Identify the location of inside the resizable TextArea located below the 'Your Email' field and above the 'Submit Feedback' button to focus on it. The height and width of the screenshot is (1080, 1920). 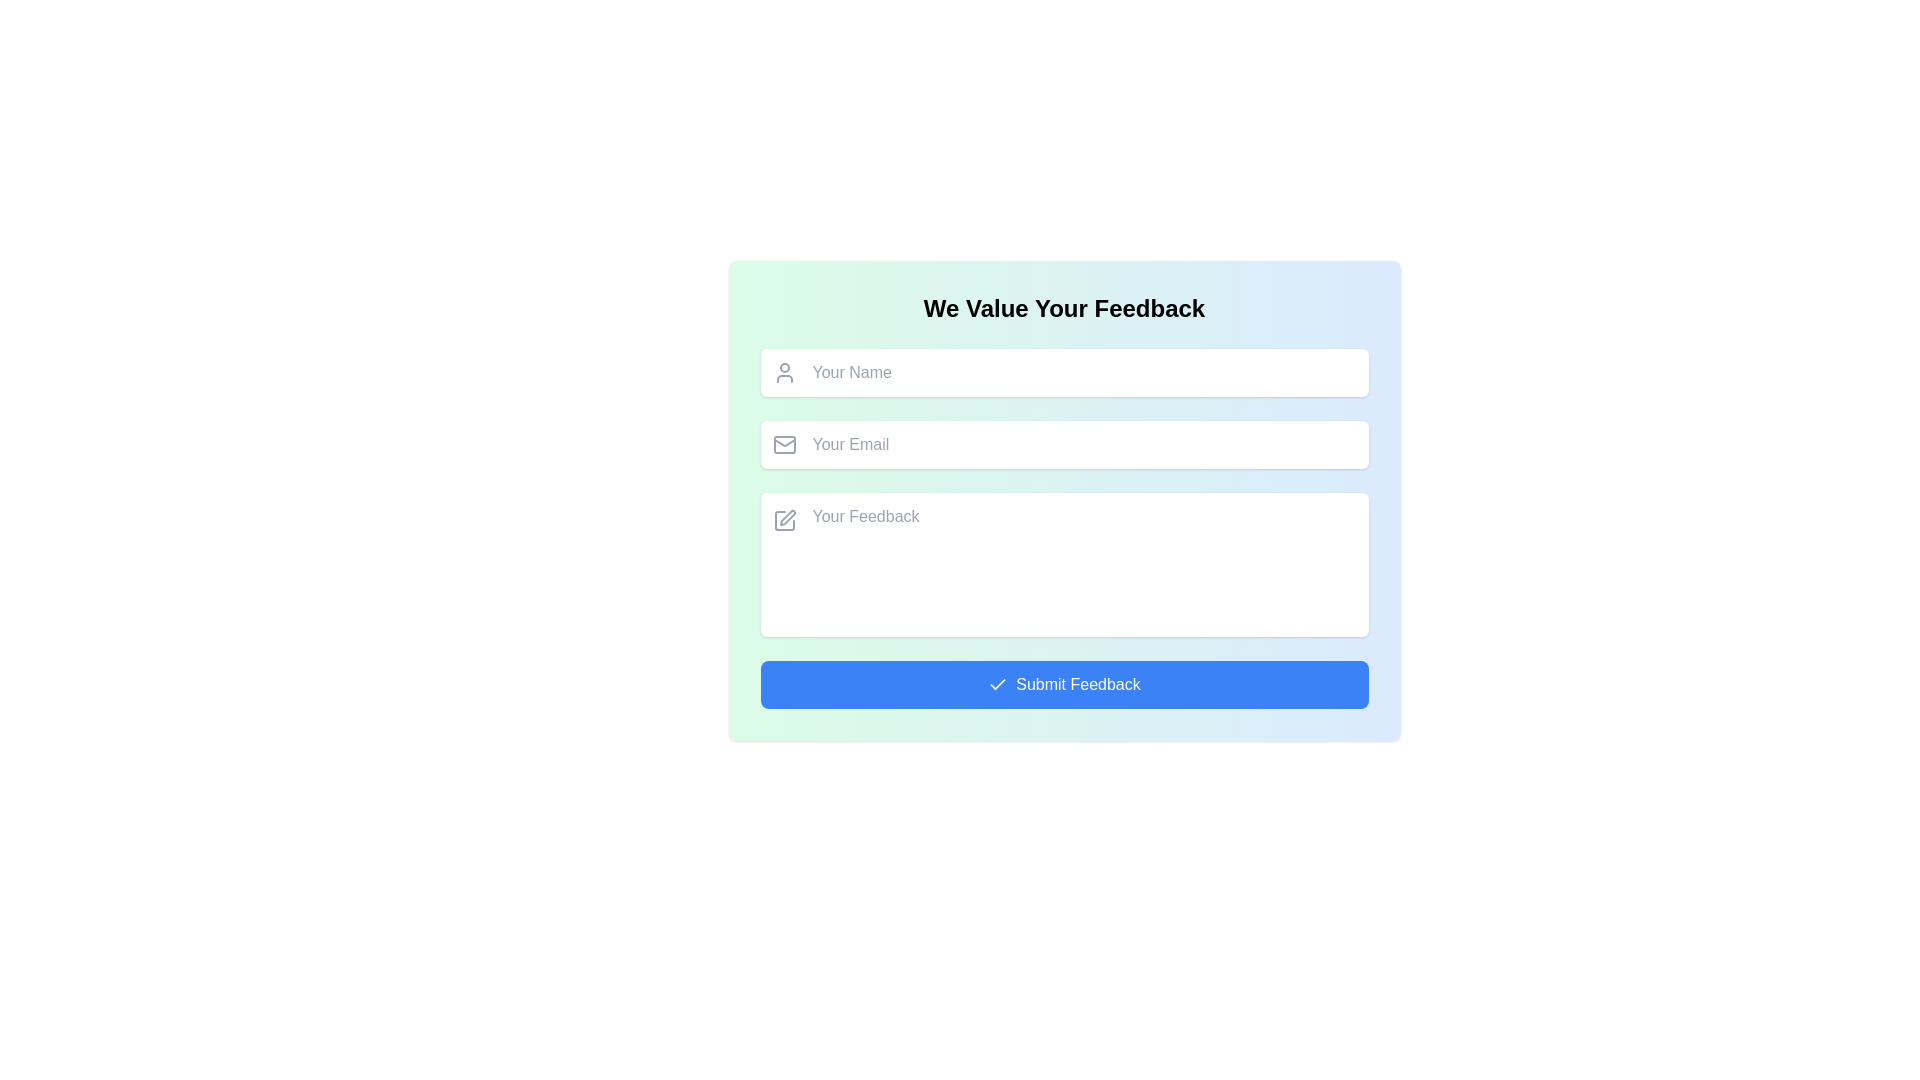
(1075, 564).